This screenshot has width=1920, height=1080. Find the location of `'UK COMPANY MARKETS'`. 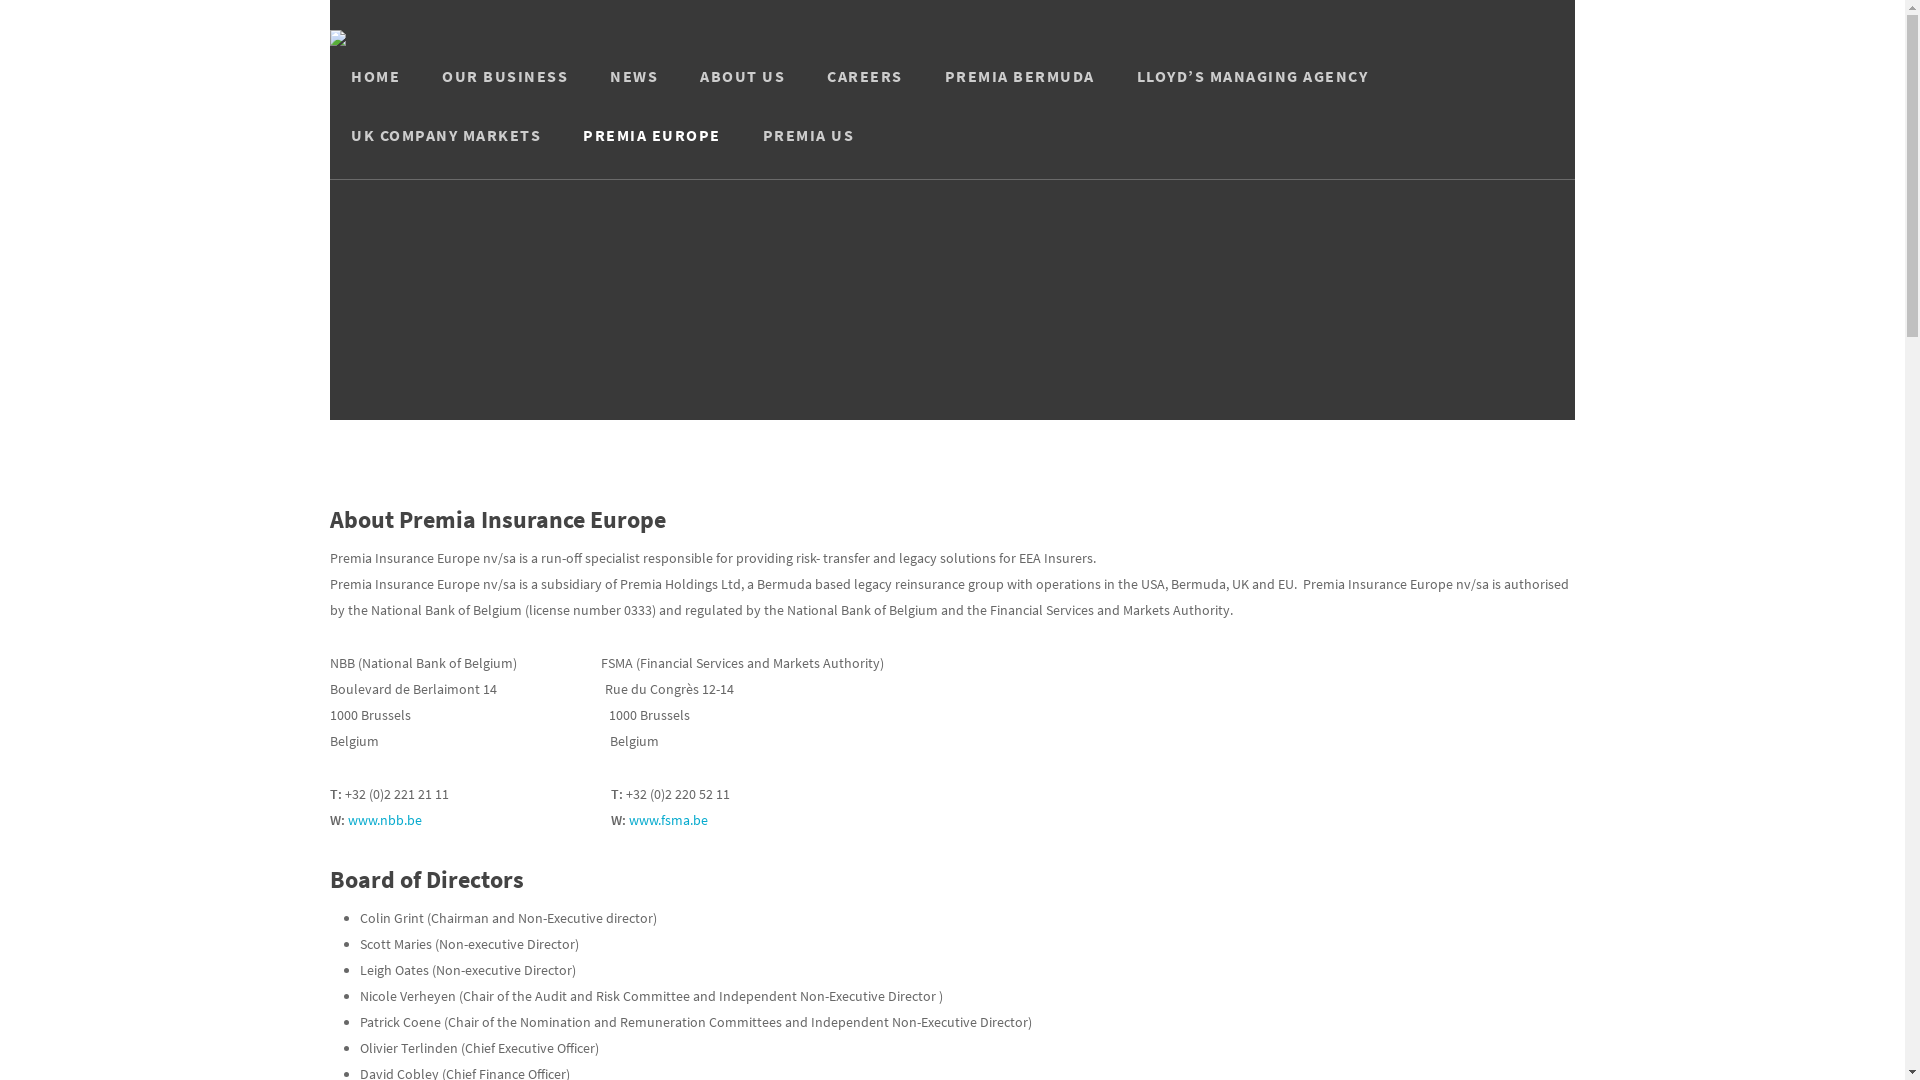

'UK COMPANY MARKETS' is located at coordinates (445, 149).